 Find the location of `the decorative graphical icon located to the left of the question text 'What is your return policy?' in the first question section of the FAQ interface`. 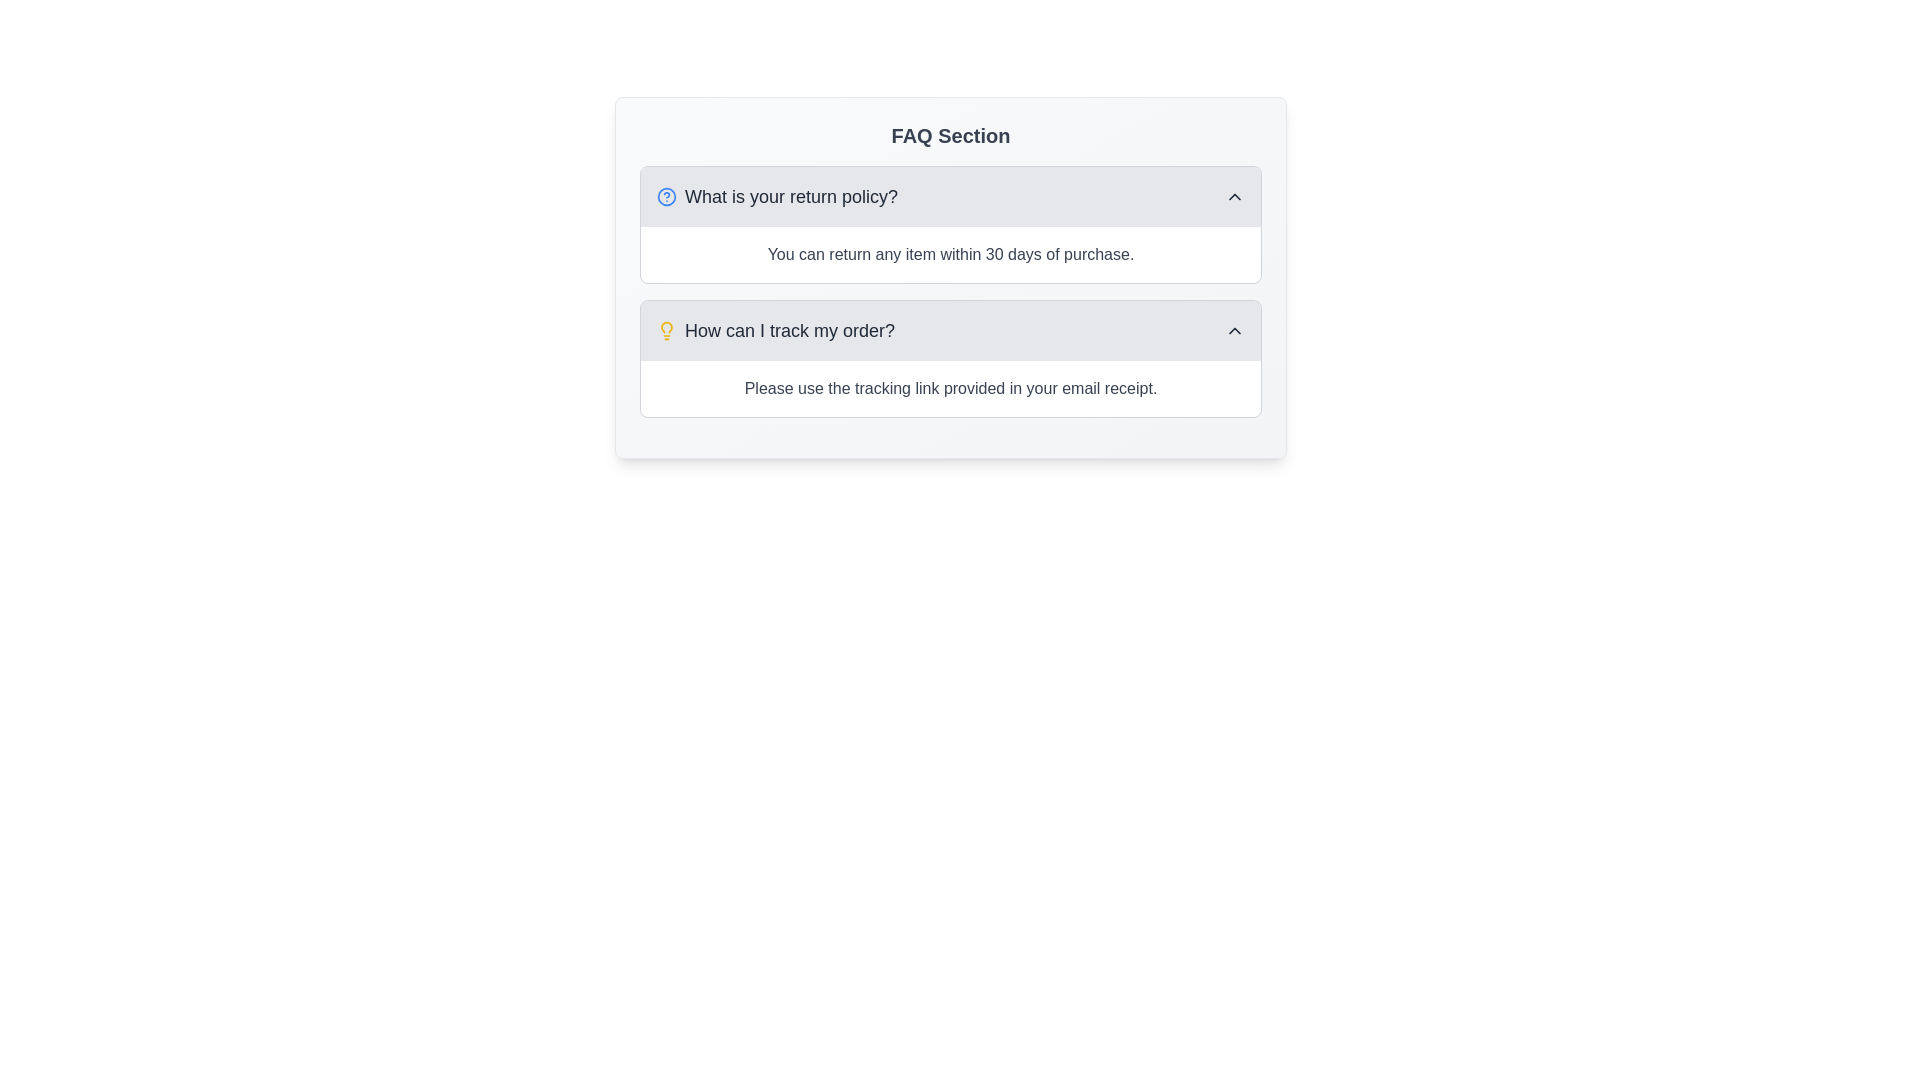

the decorative graphical icon located to the left of the question text 'What is your return policy?' in the first question section of the FAQ interface is located at coordinates (667, 196).